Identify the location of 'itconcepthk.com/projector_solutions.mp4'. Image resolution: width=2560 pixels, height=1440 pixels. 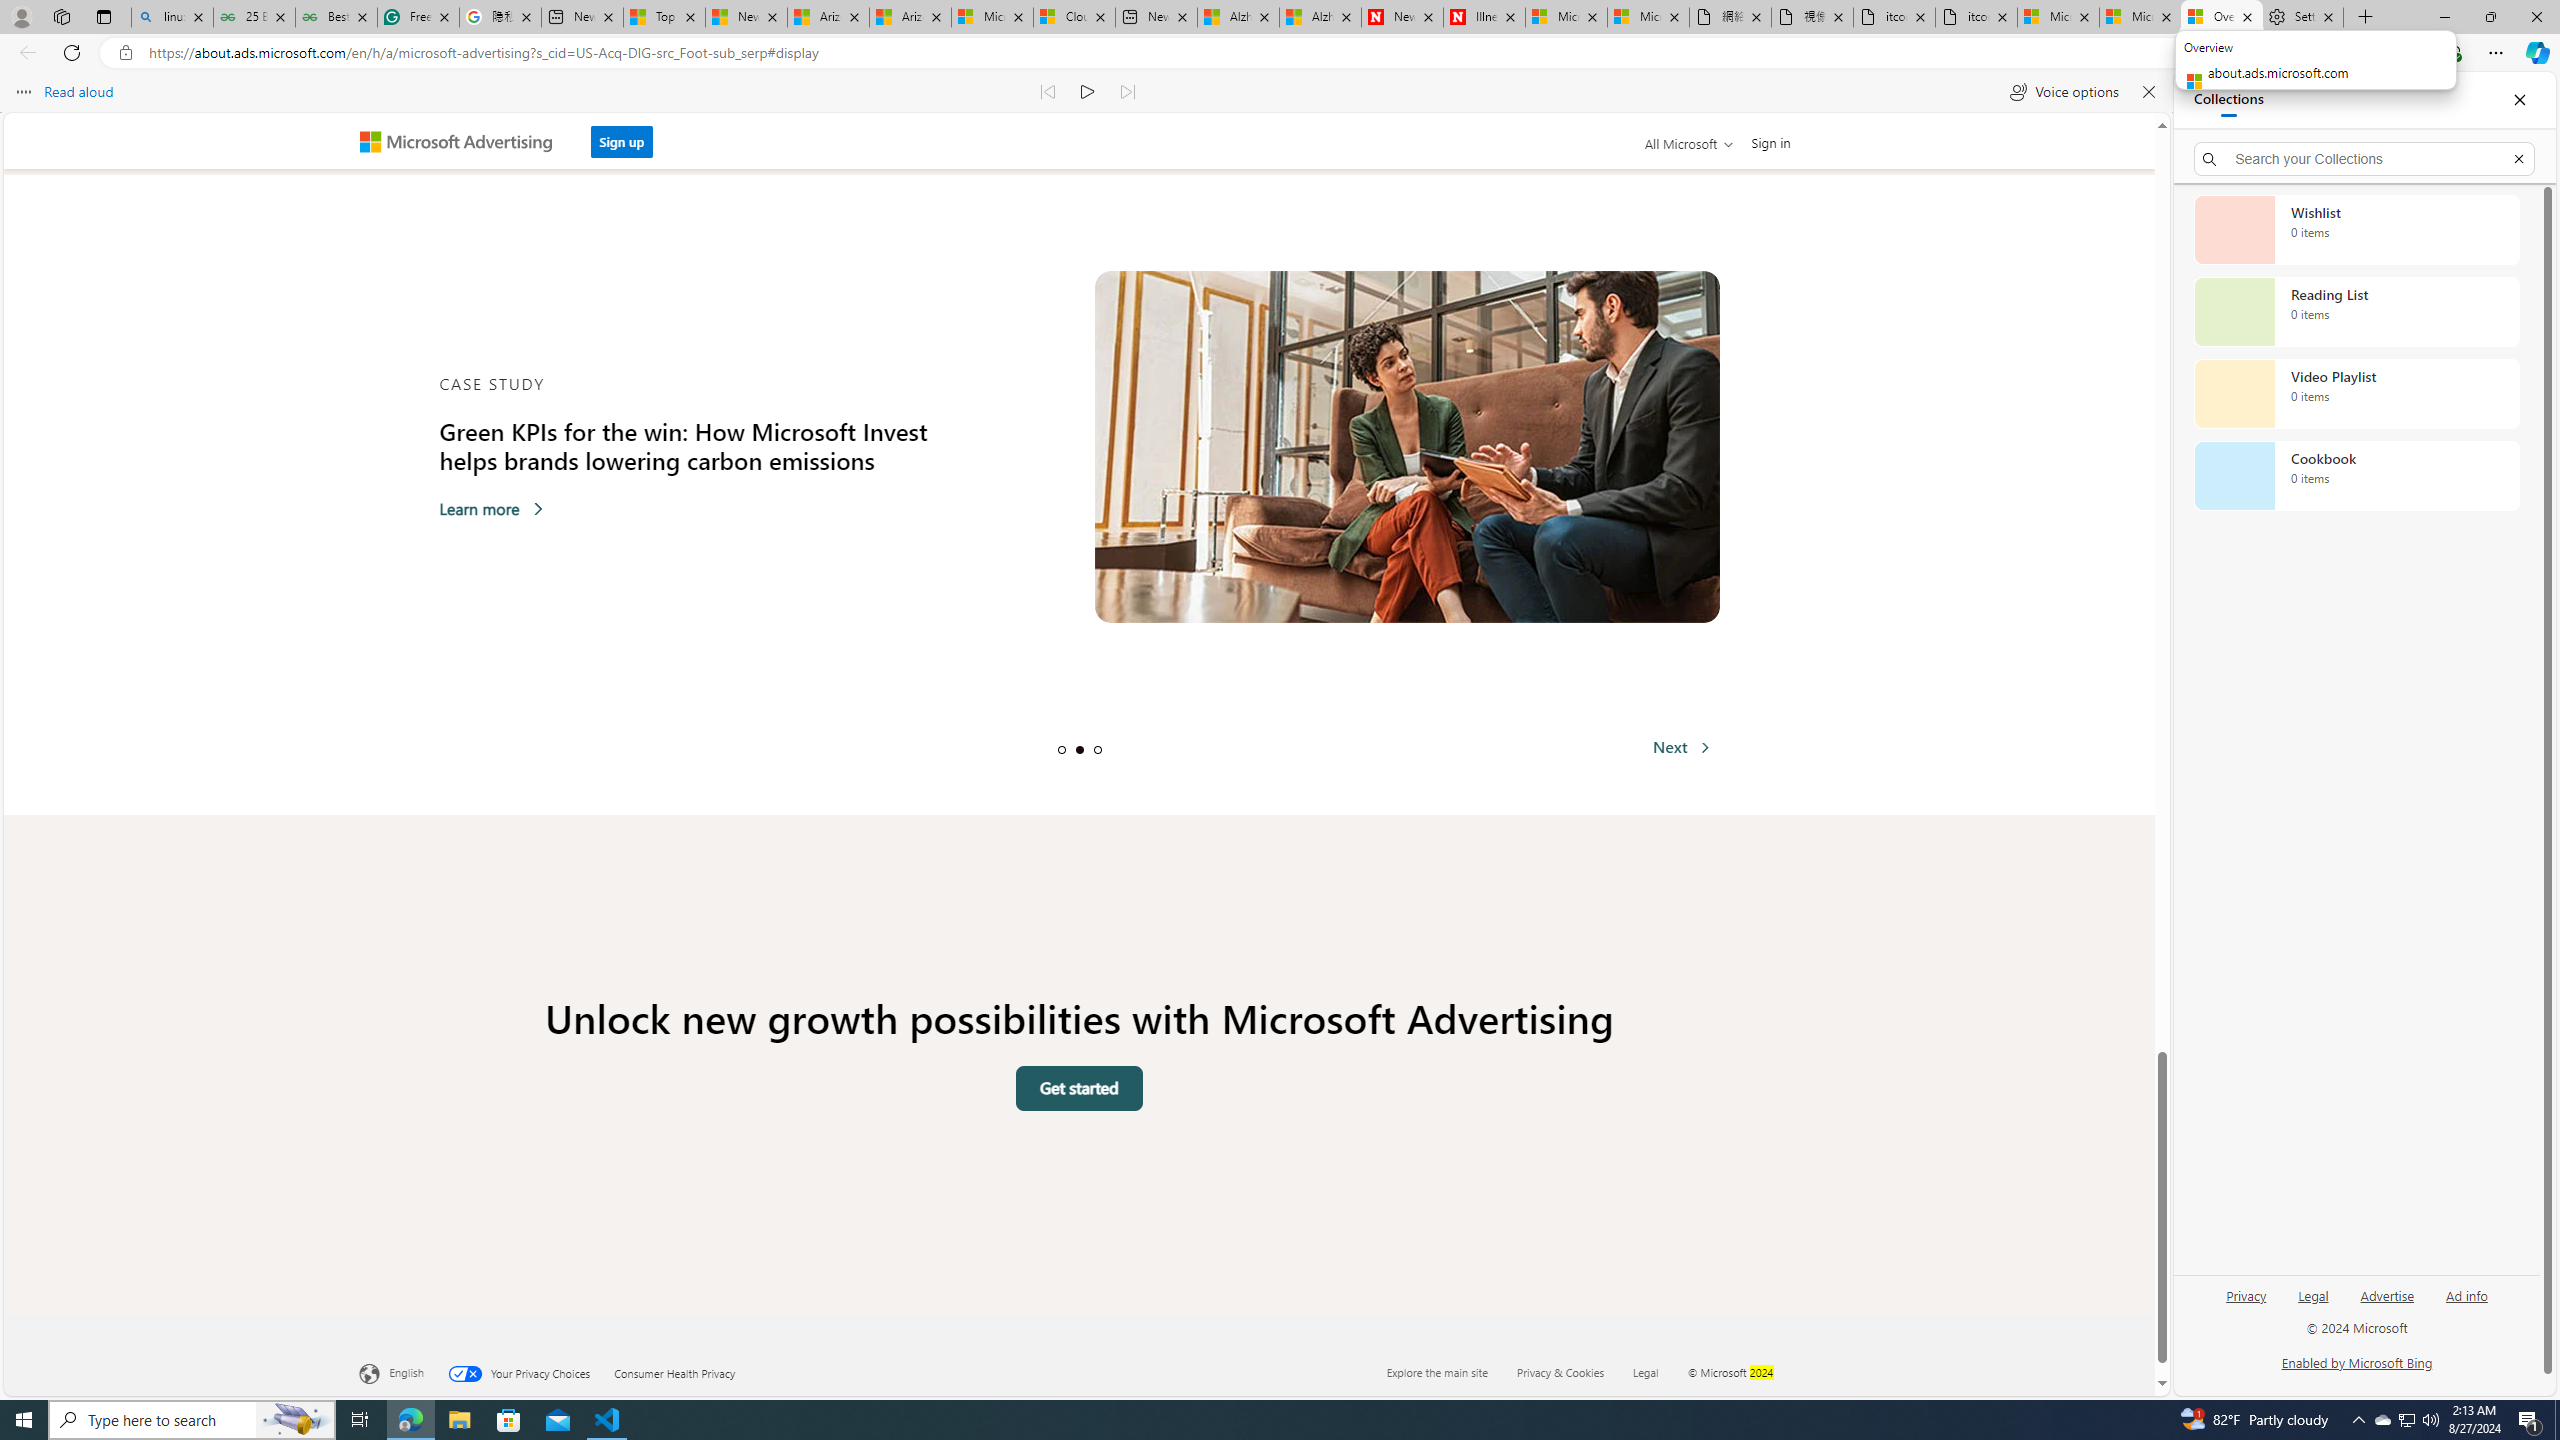
(1976, 16).